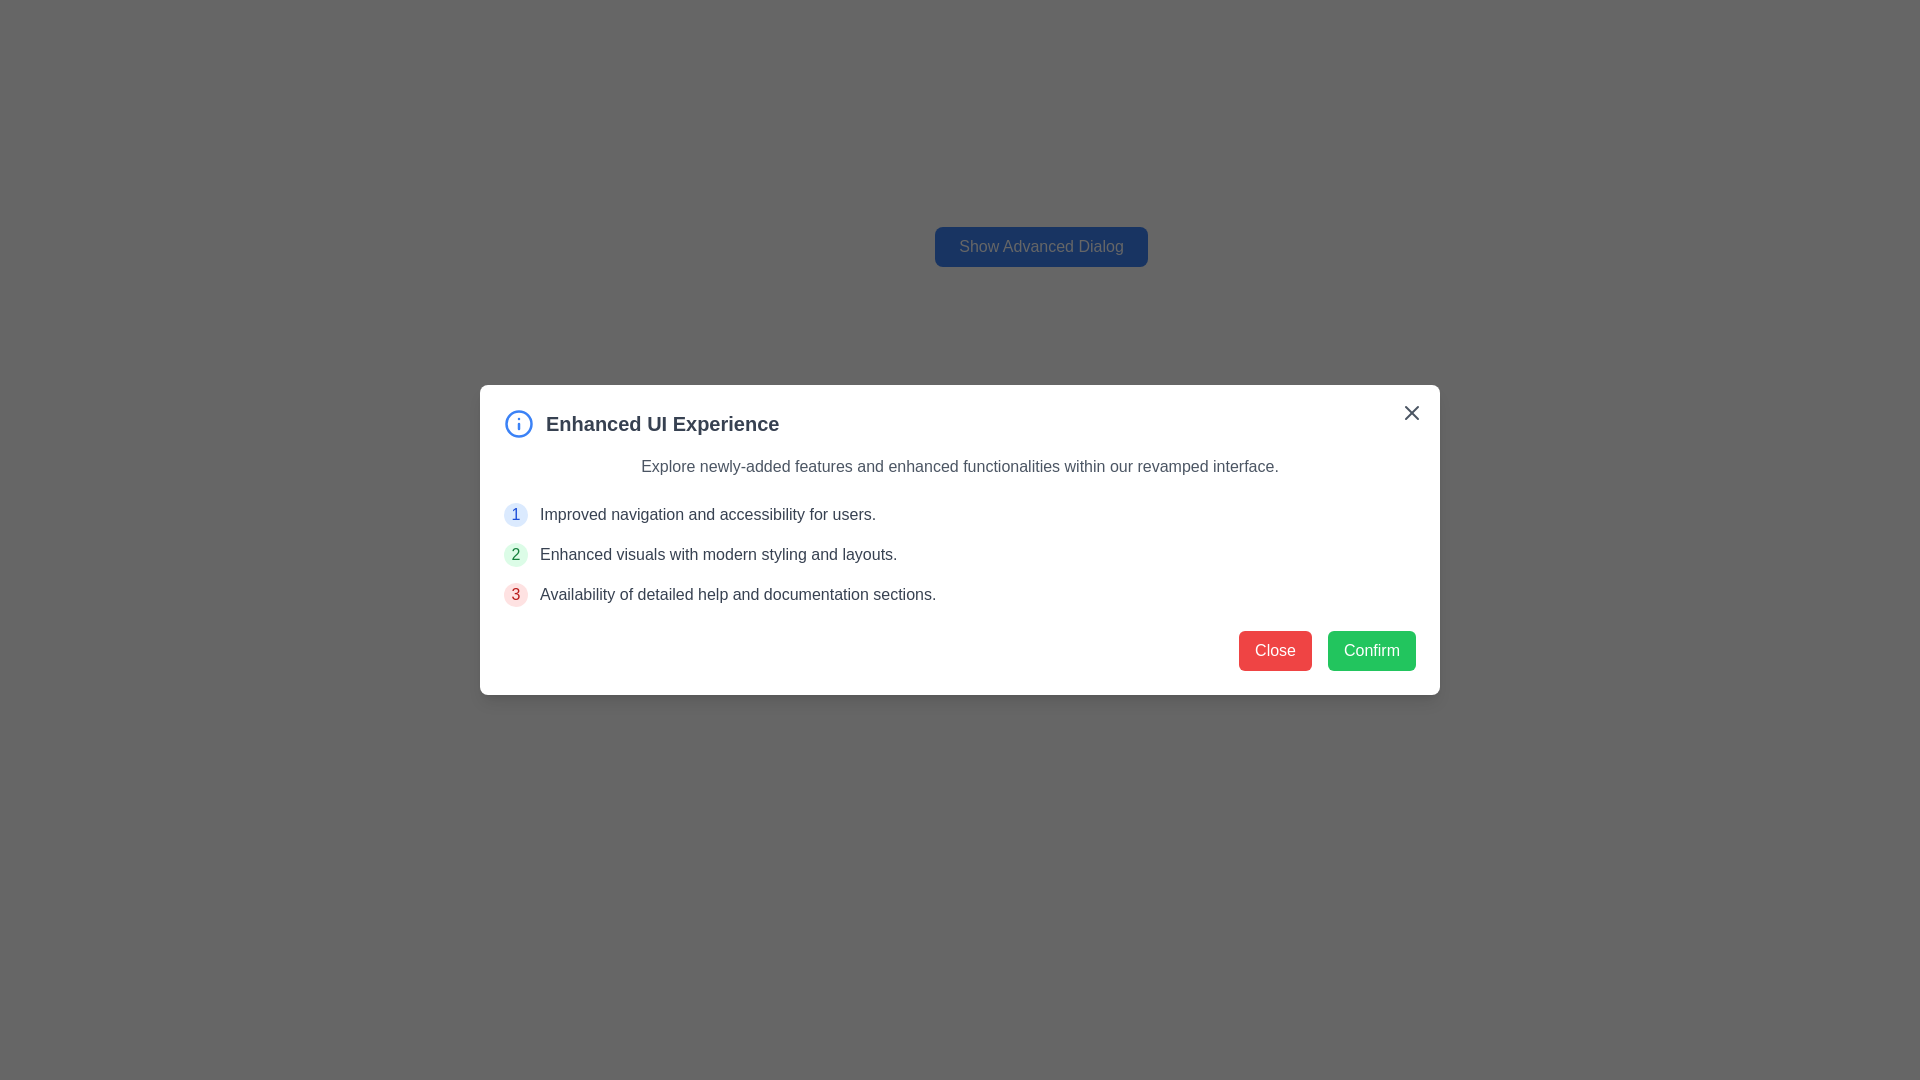 This screenshot has height=1080, width=1920. What do you see at coordinates (1040, 245) in the screenshot?
I see `the rounded rectangular button with a blue background and white text labeled 'Show Advanced Dialog'` at bounding box center [1040, 245].